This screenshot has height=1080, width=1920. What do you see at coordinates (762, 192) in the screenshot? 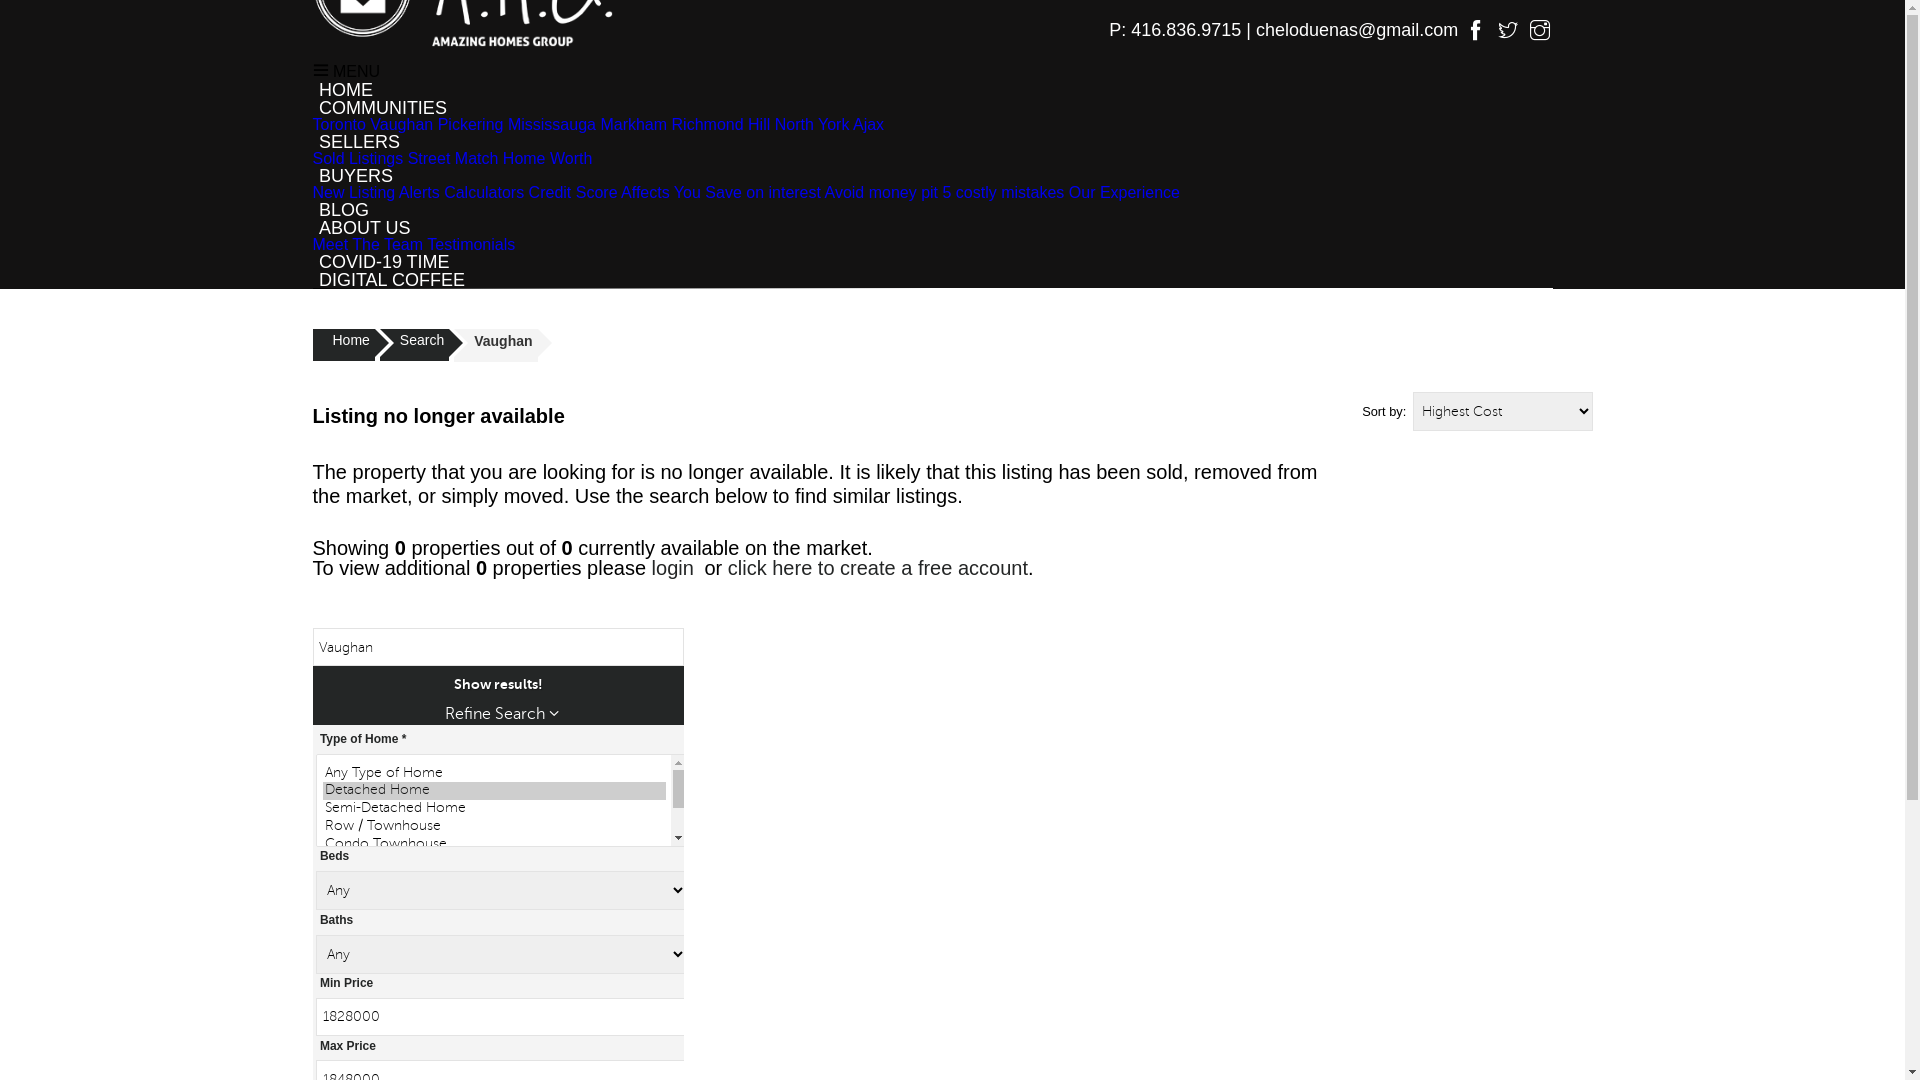
I see `'Save on interest'` at bounding box center [762, 192].